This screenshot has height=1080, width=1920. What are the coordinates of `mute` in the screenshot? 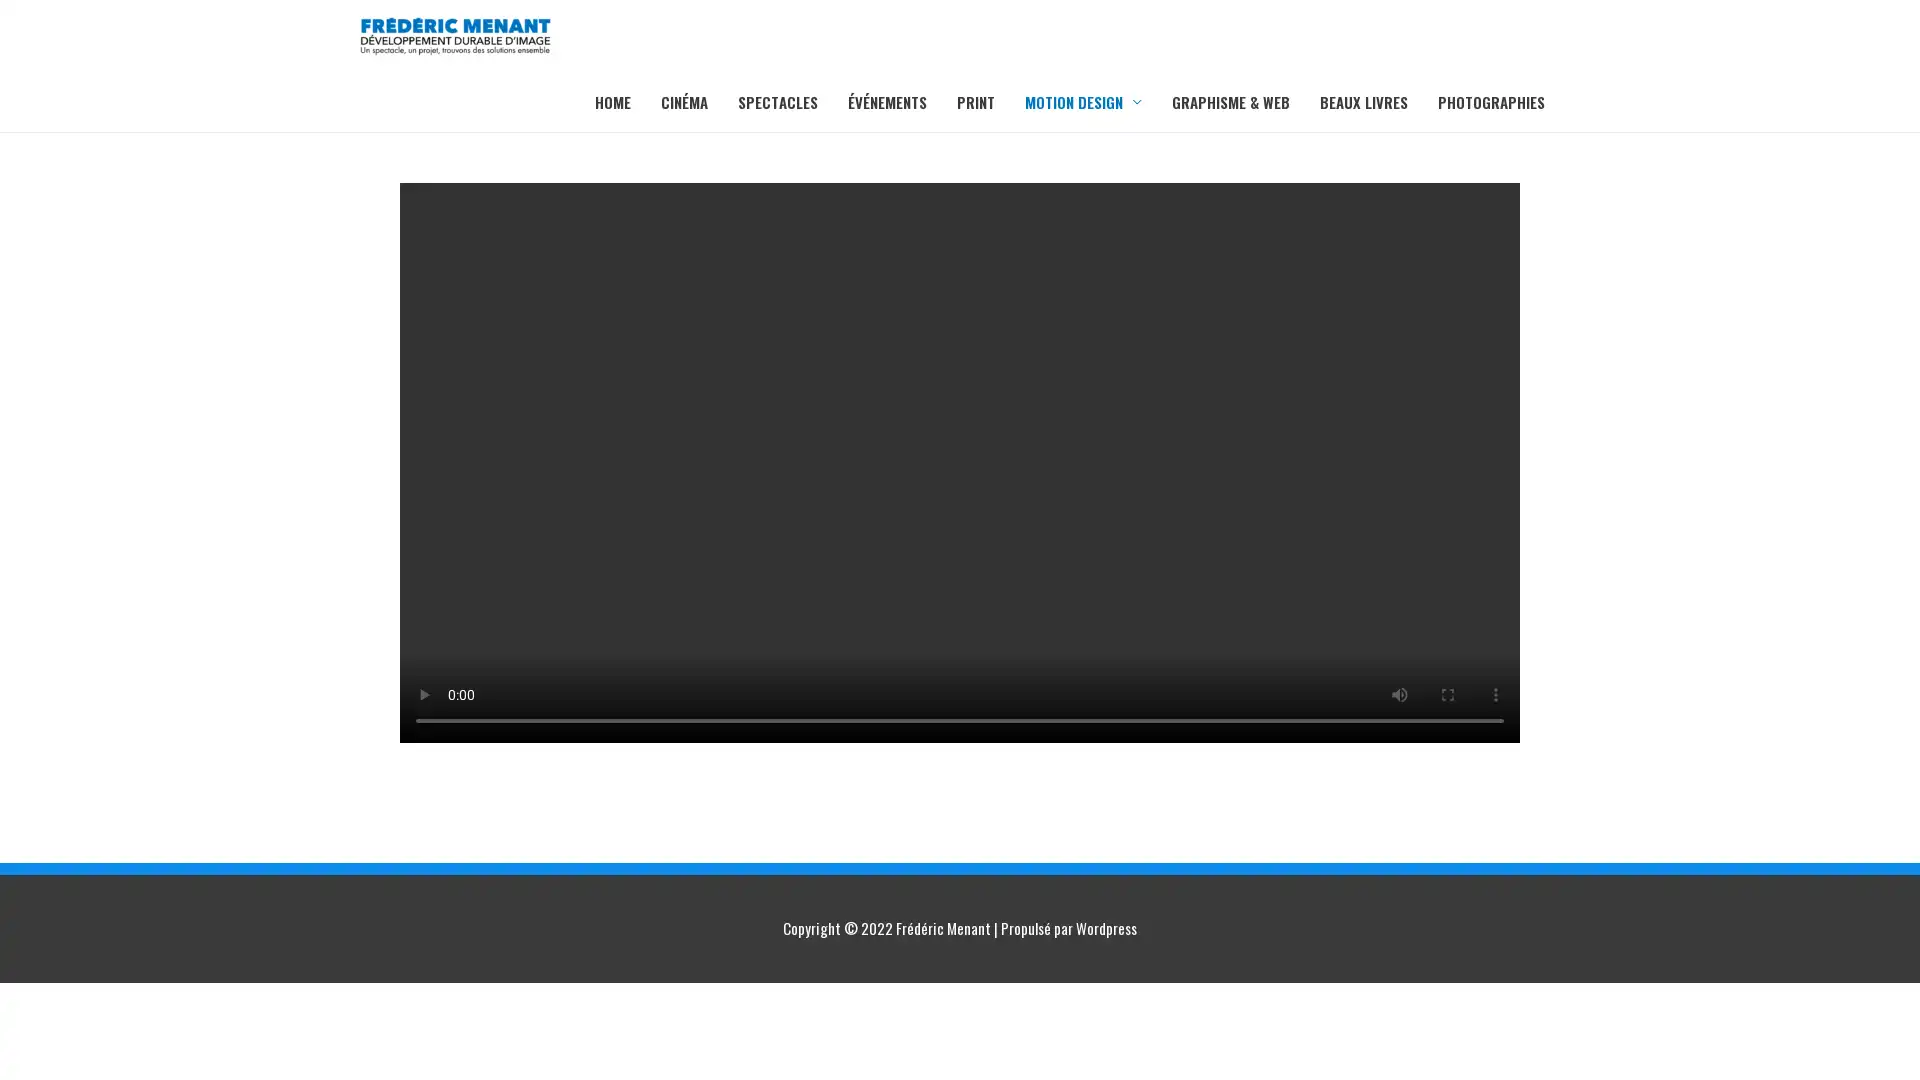 It's located at (1399, 693).